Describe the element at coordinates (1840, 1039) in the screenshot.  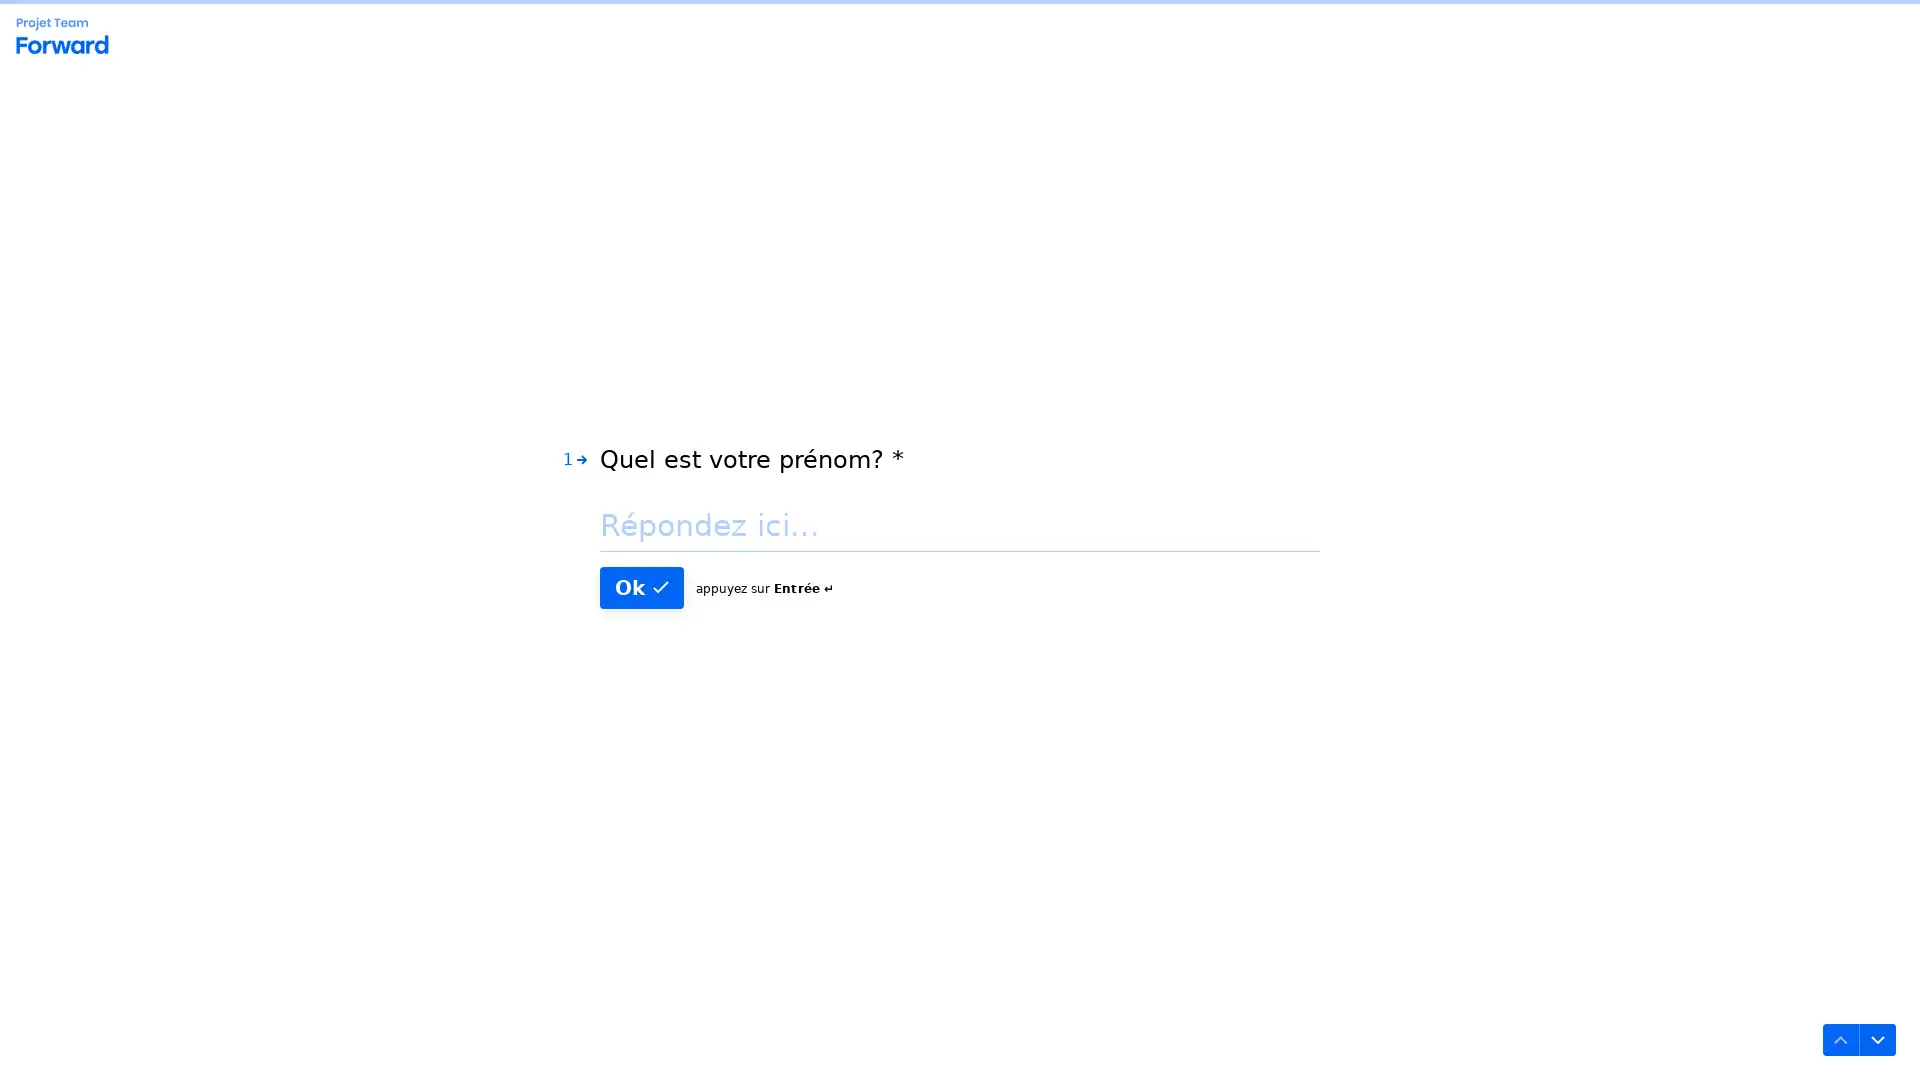
I see `Question precedente` at that location.